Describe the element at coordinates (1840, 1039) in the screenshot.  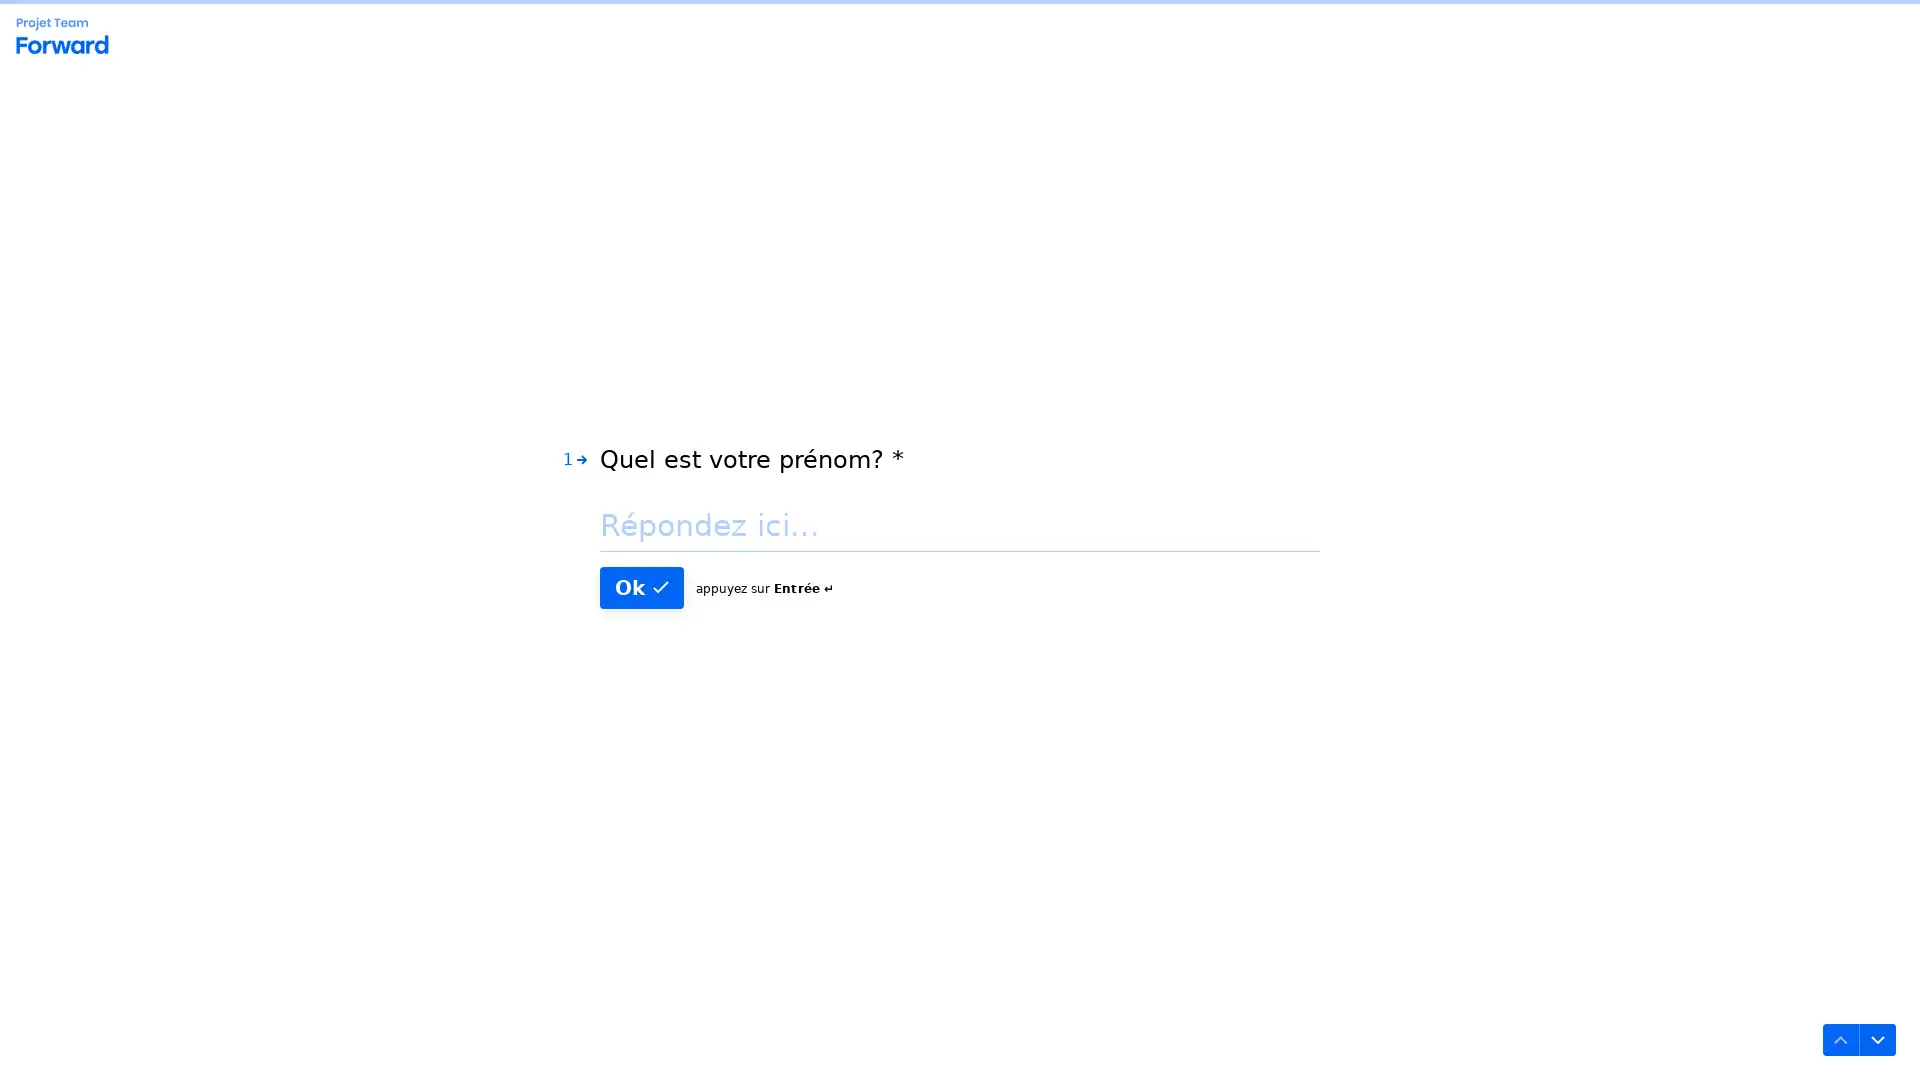
I see `Question precedente` at that location.